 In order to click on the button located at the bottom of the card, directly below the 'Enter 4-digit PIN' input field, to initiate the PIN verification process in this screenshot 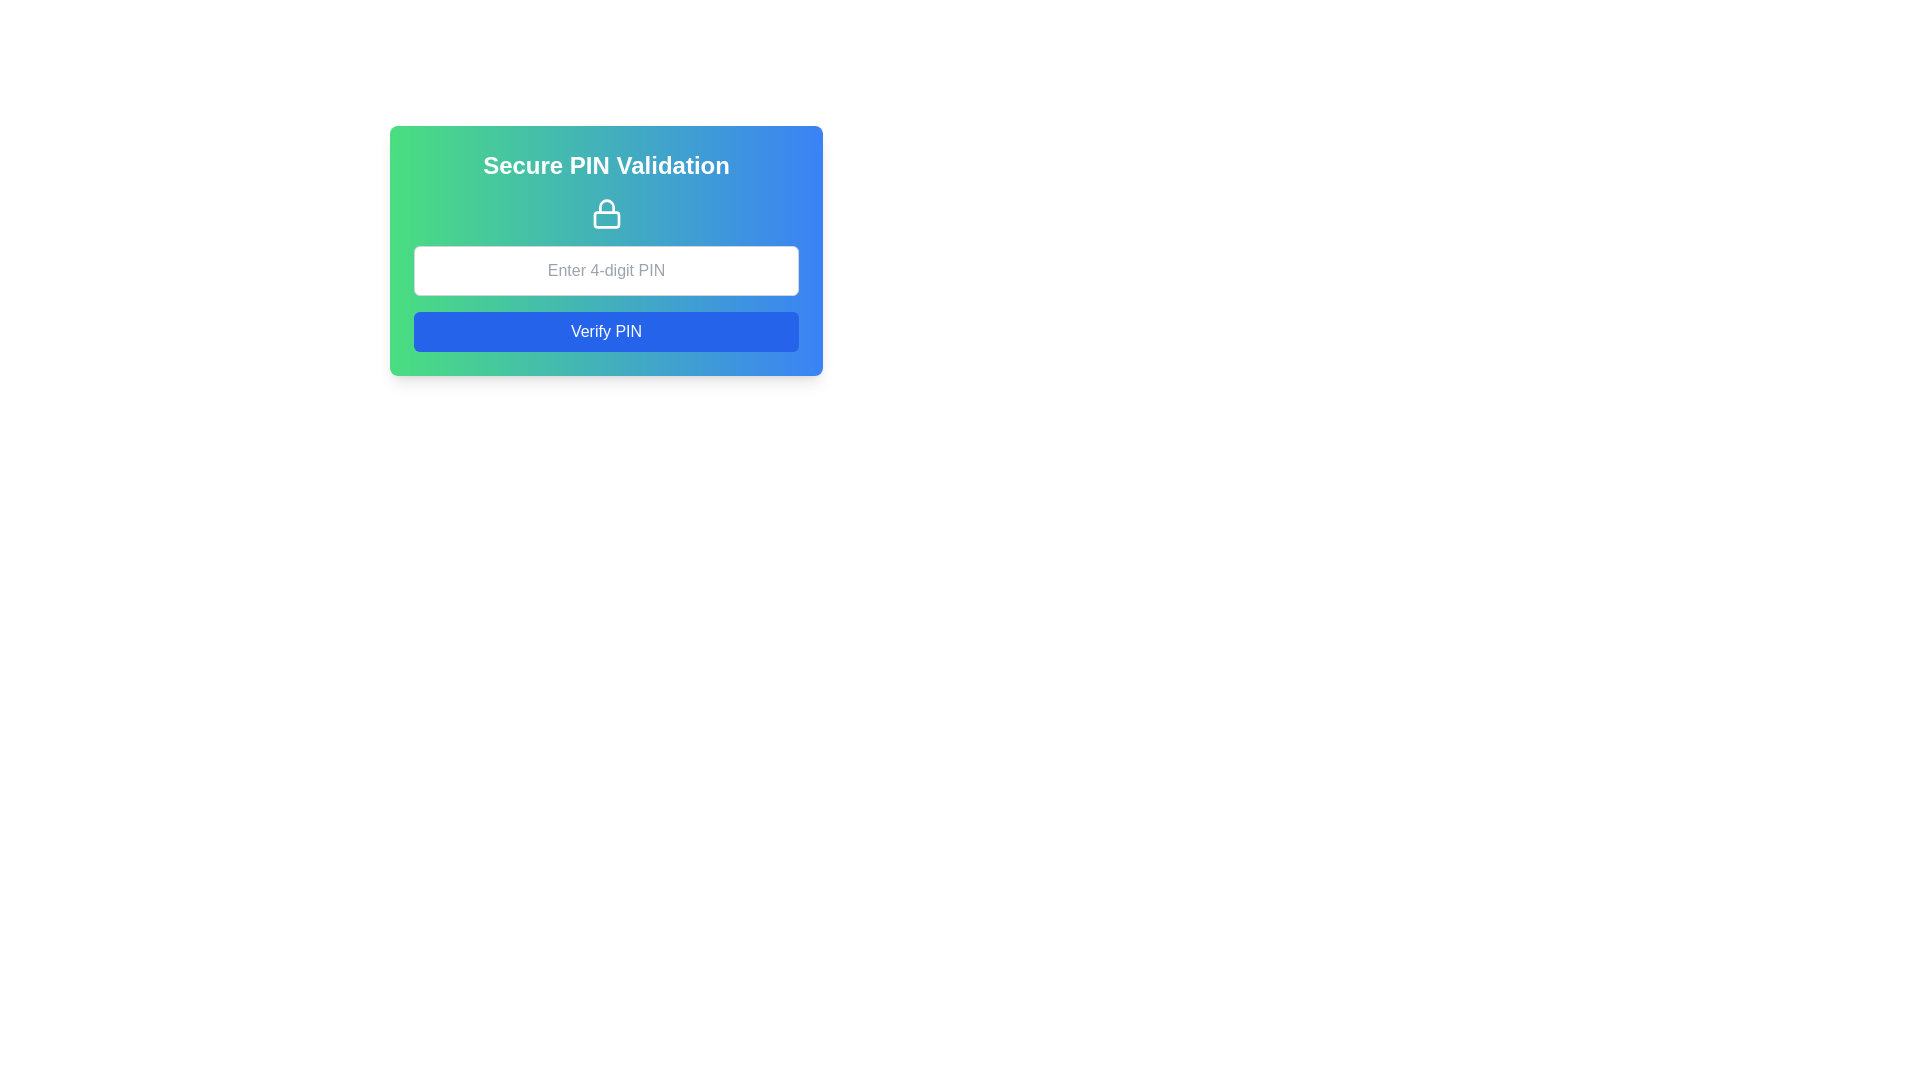, I will do `click(605, 330)`.